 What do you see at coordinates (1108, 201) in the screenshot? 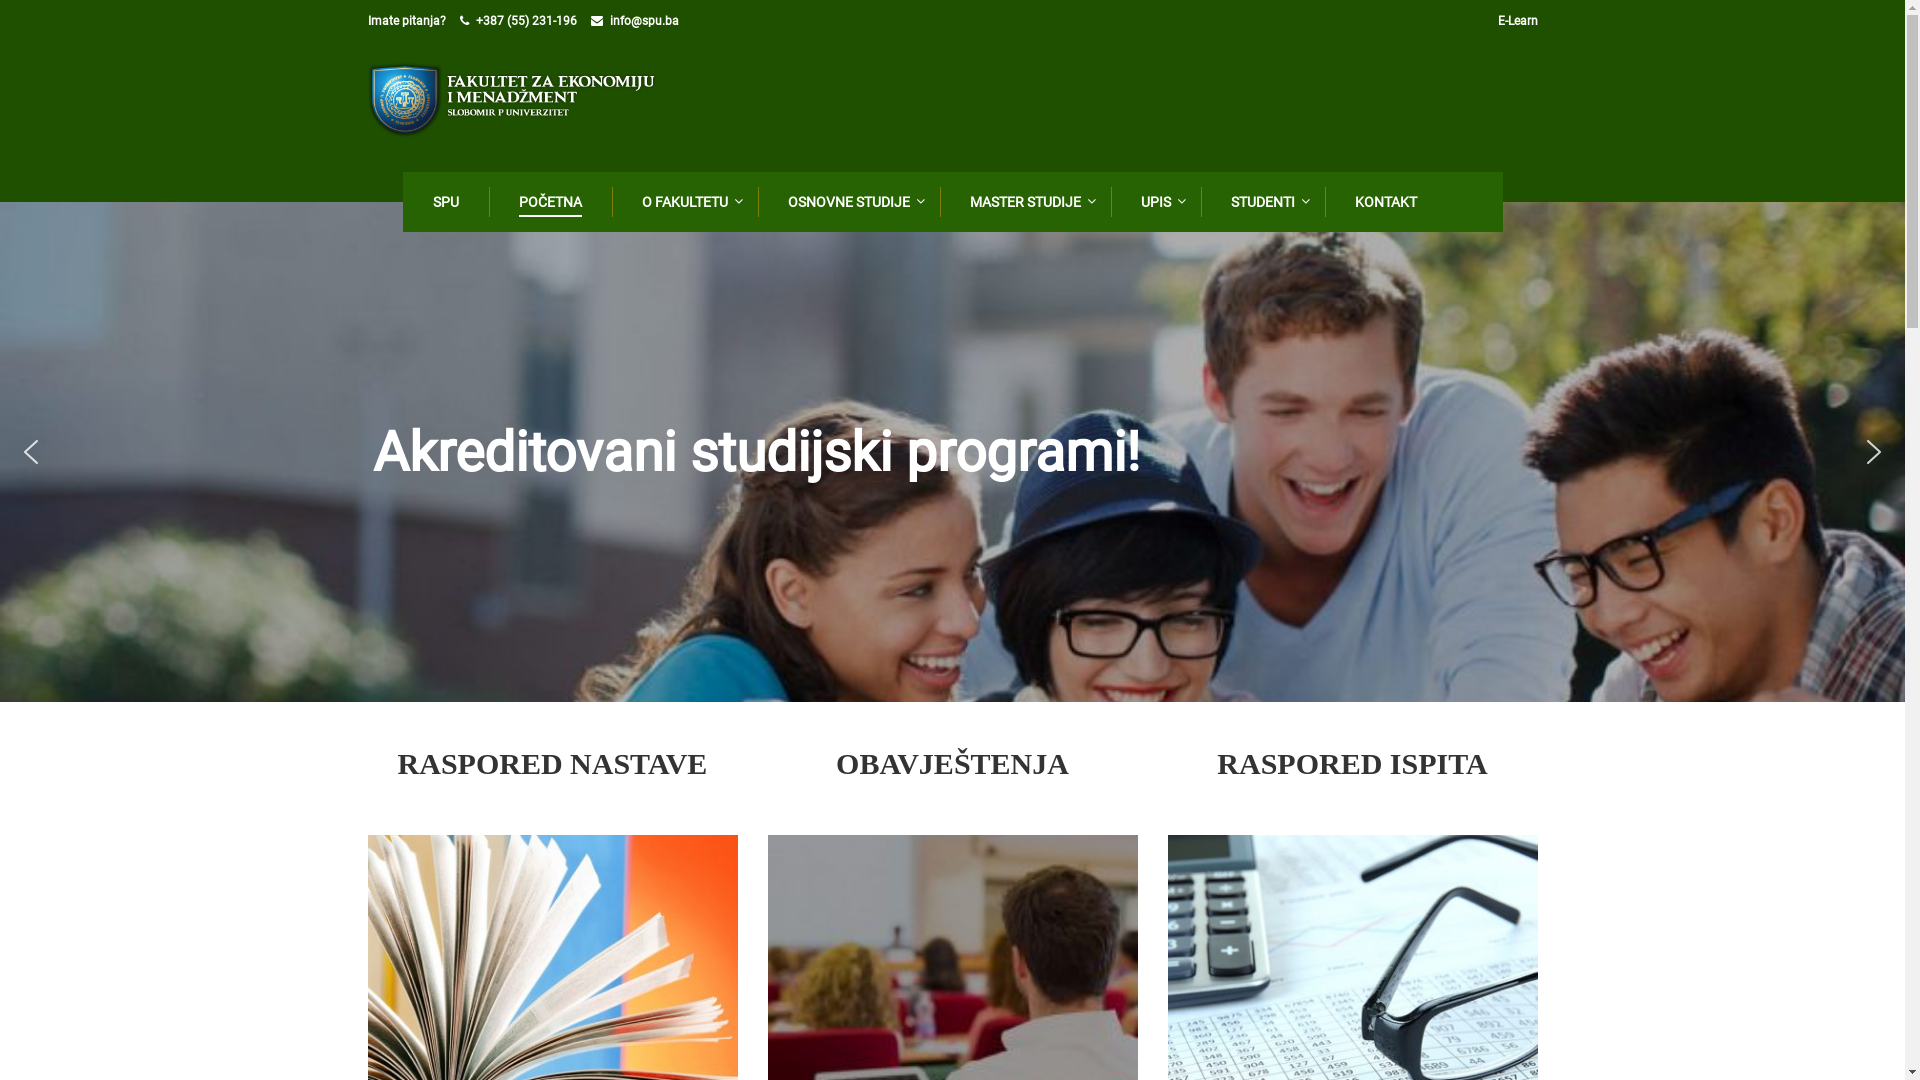
I see `'UPIS'` at bounding box center [1108, 201].